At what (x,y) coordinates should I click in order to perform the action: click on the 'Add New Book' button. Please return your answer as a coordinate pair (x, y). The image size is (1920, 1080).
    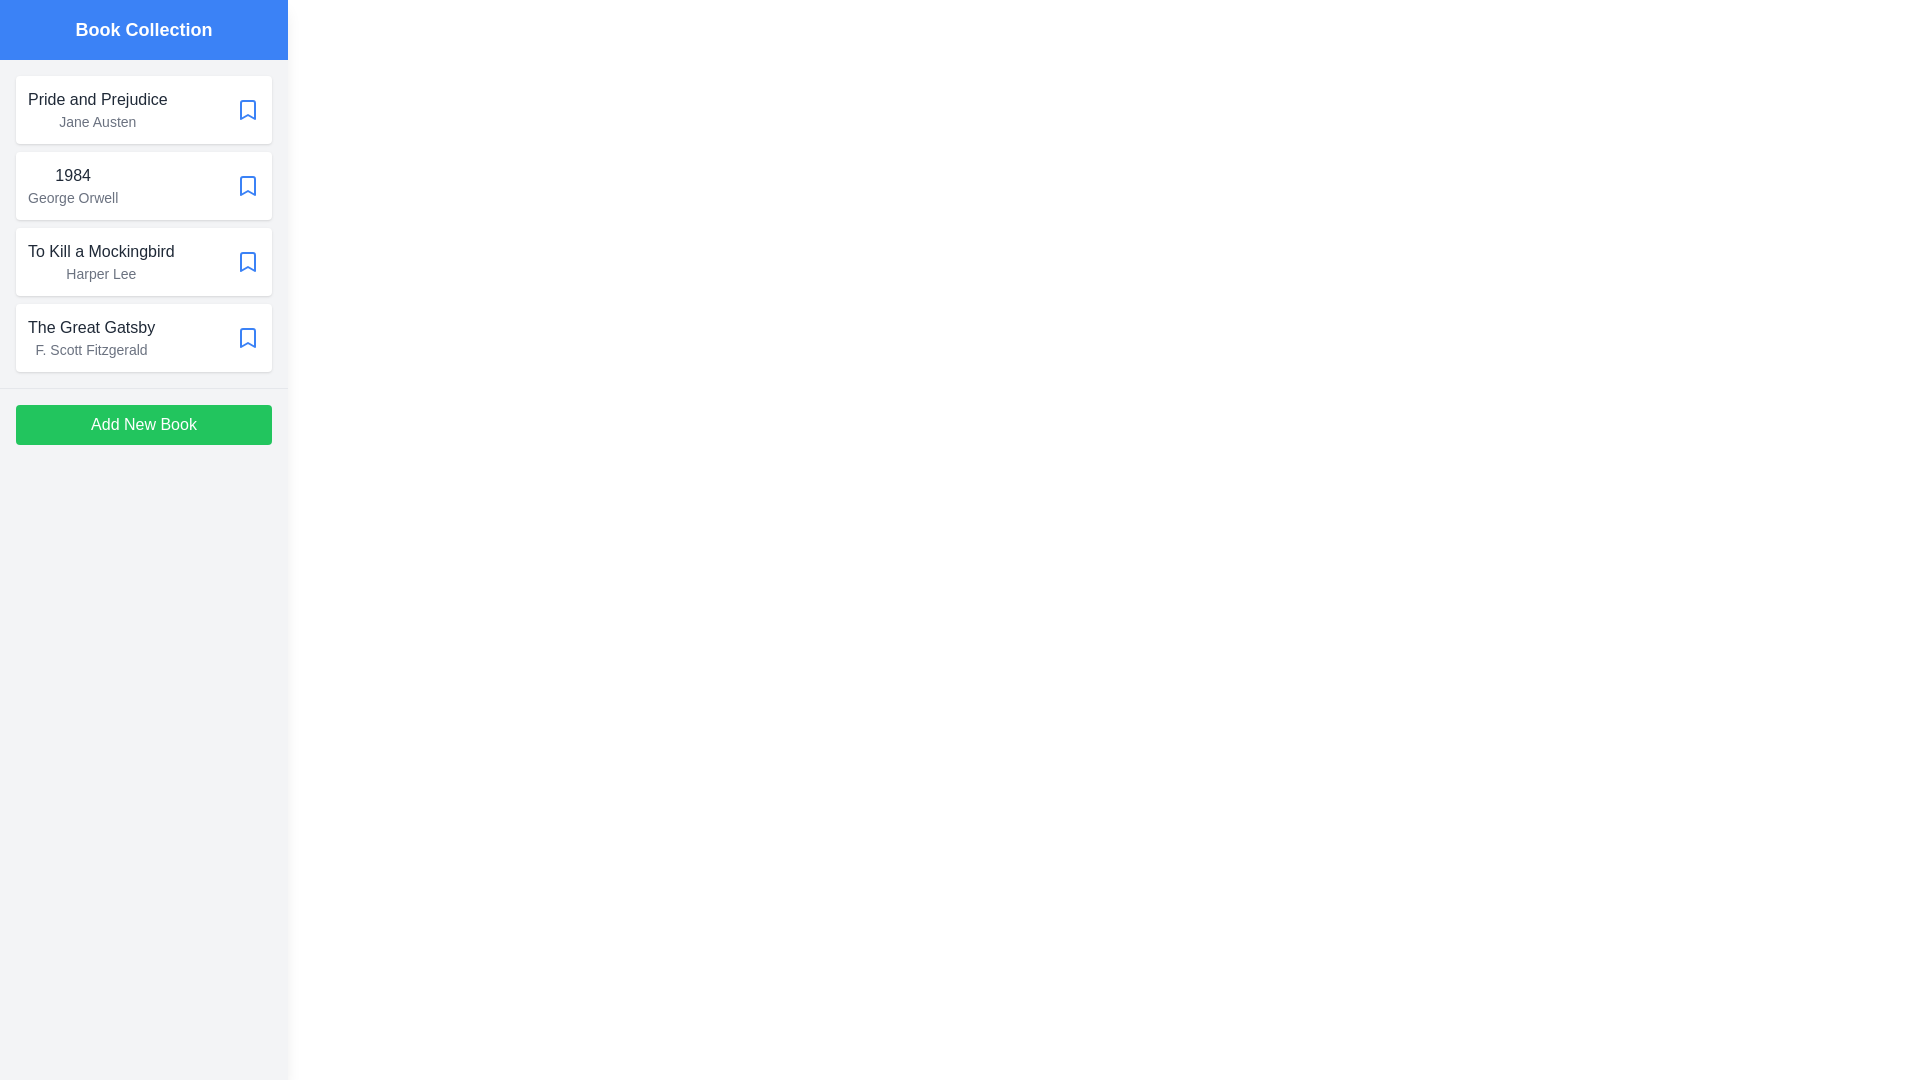
    Looking at the image, I should click on (143, 423).